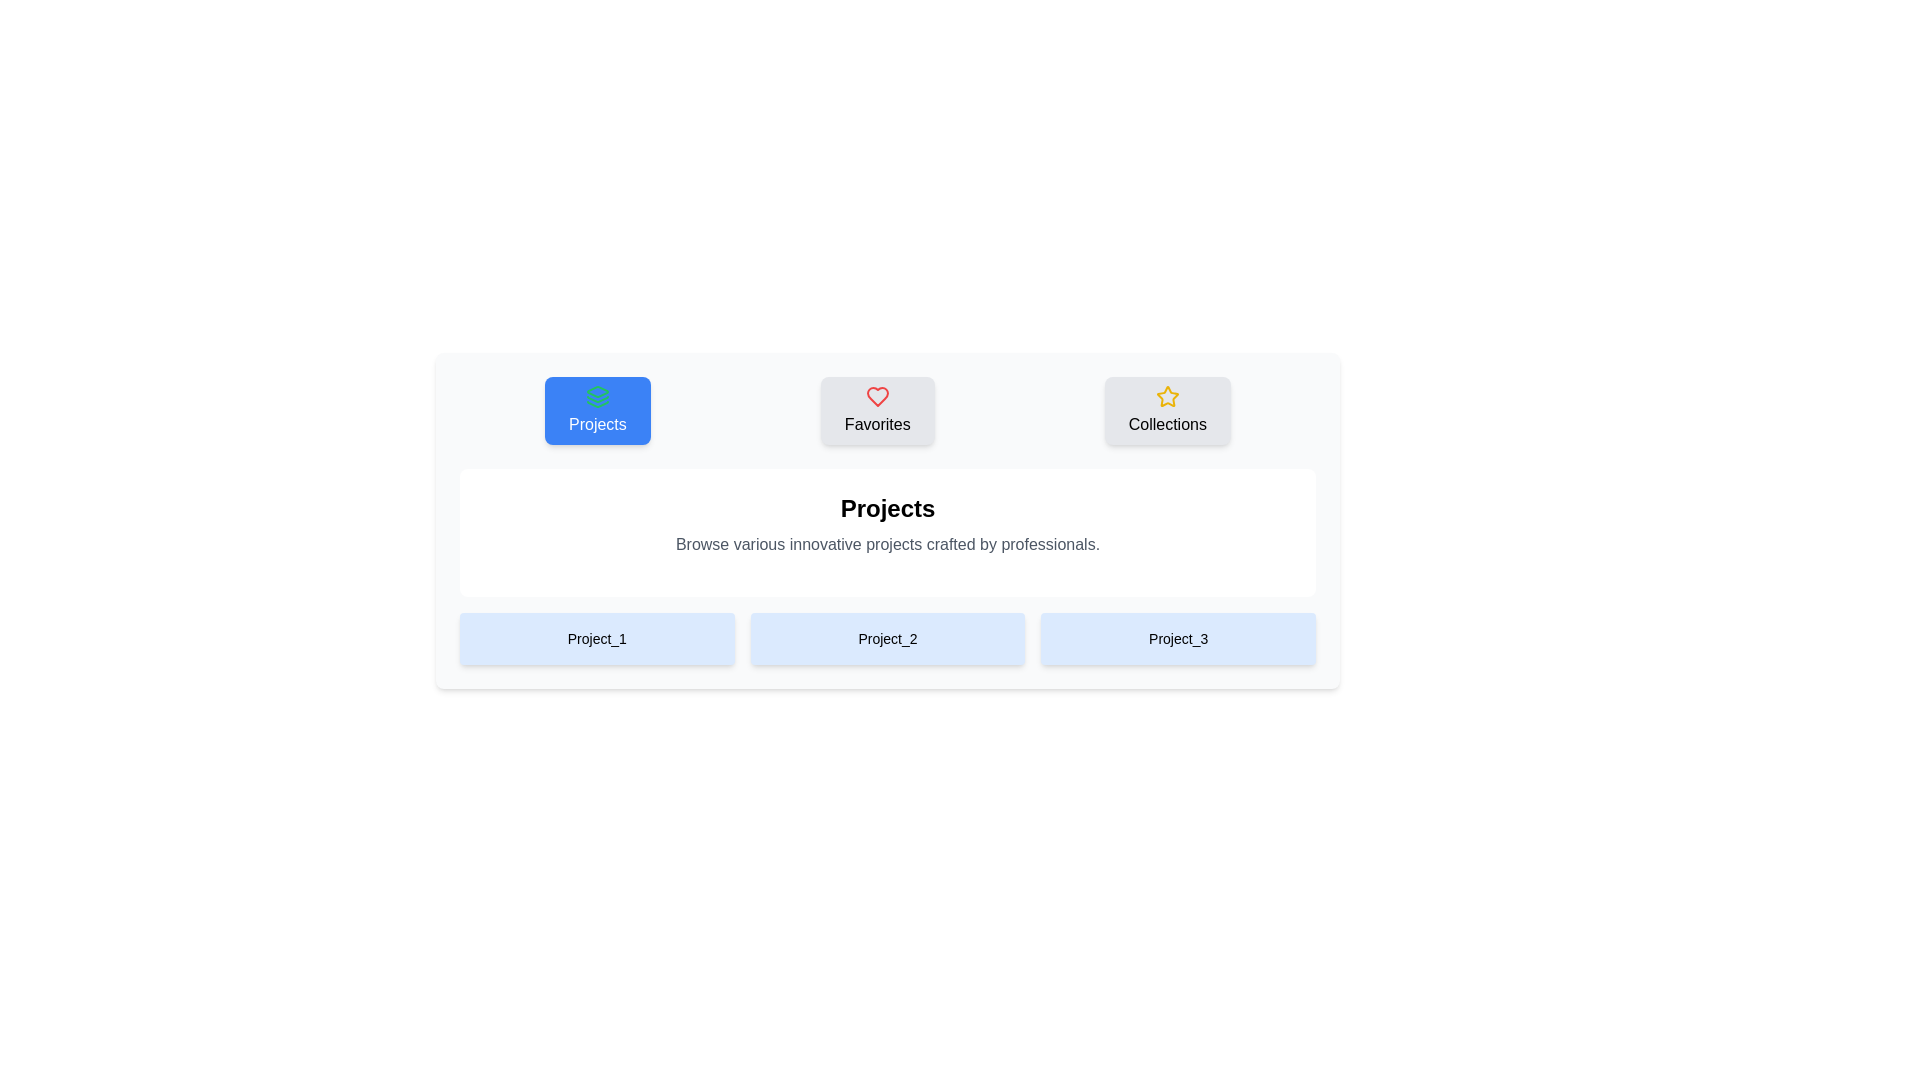 This screenshot has width=1920, height=1080. What do you see at coordinates (887, 544) in the screenshot?
I see `the descriptive text area of the active tab and read its content` at bounding box center [887, 544].